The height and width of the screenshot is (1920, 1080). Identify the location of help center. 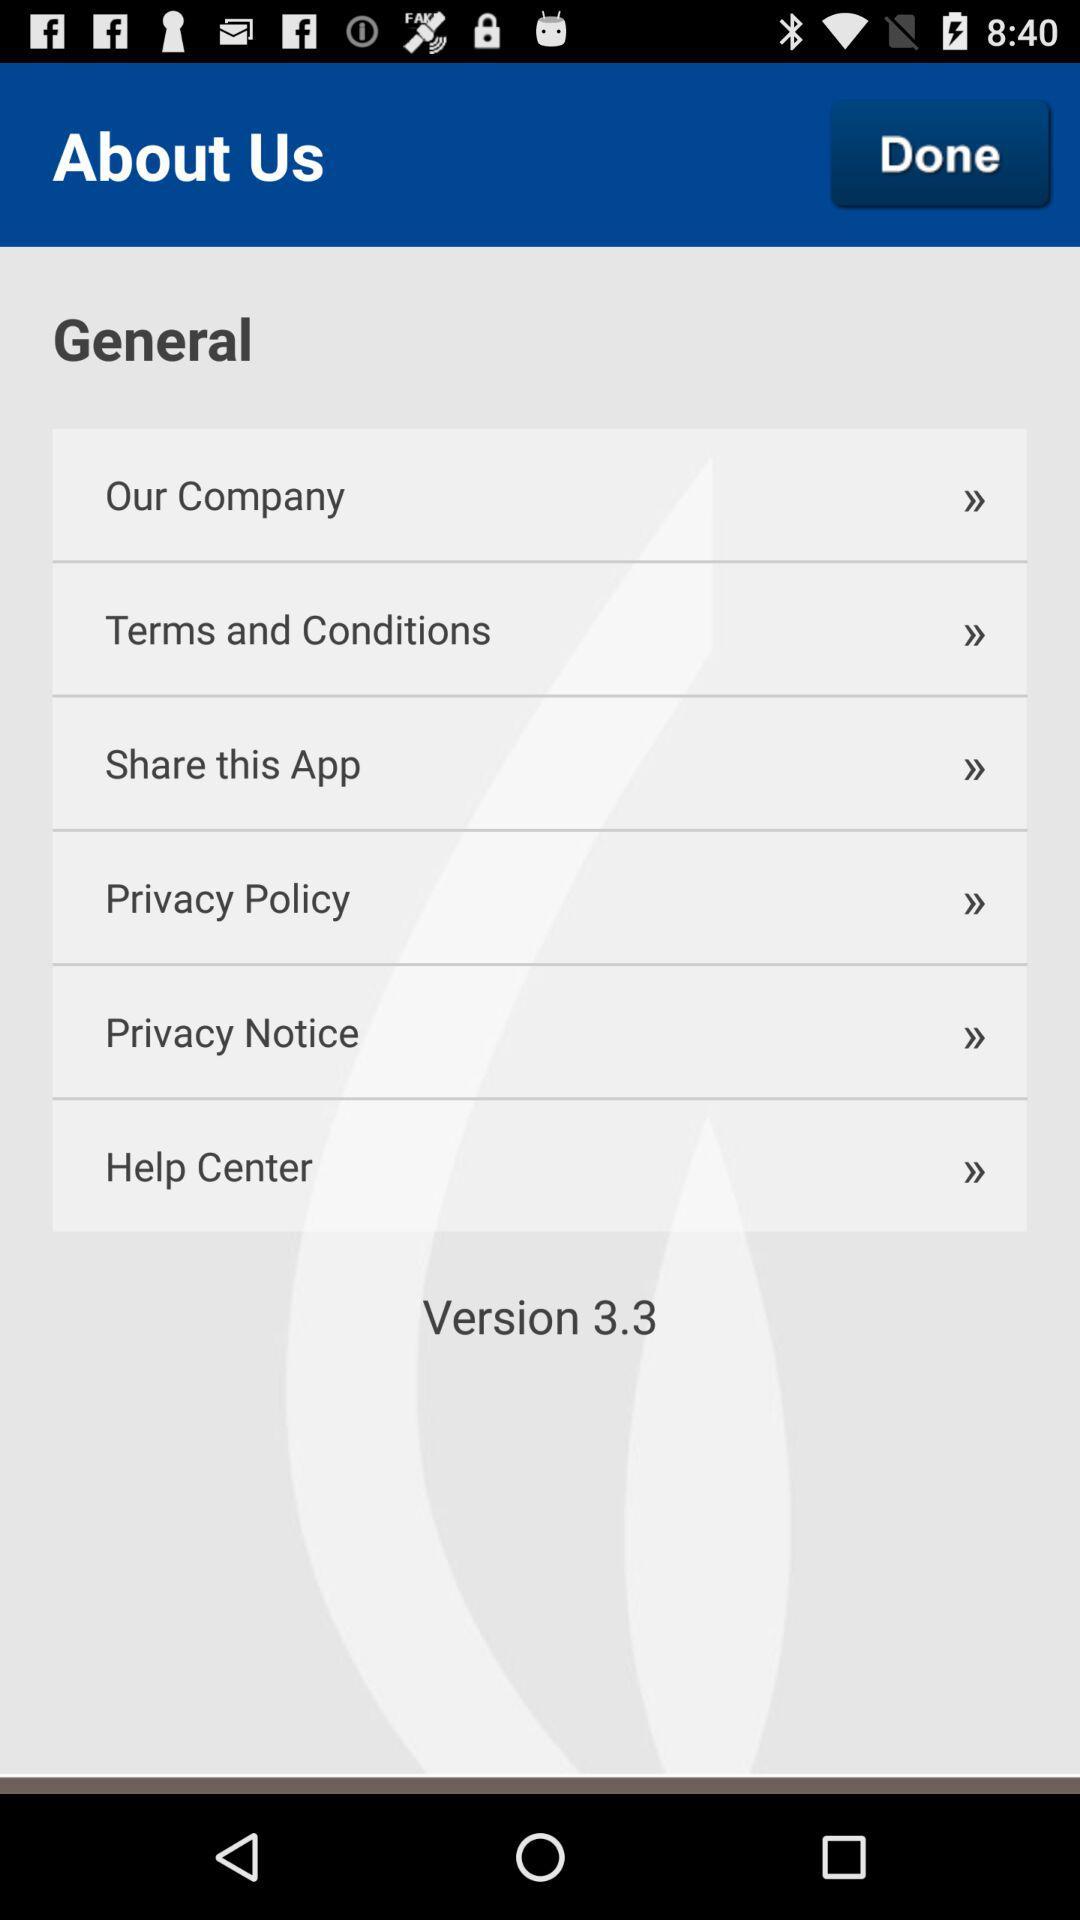
(475, 1165).